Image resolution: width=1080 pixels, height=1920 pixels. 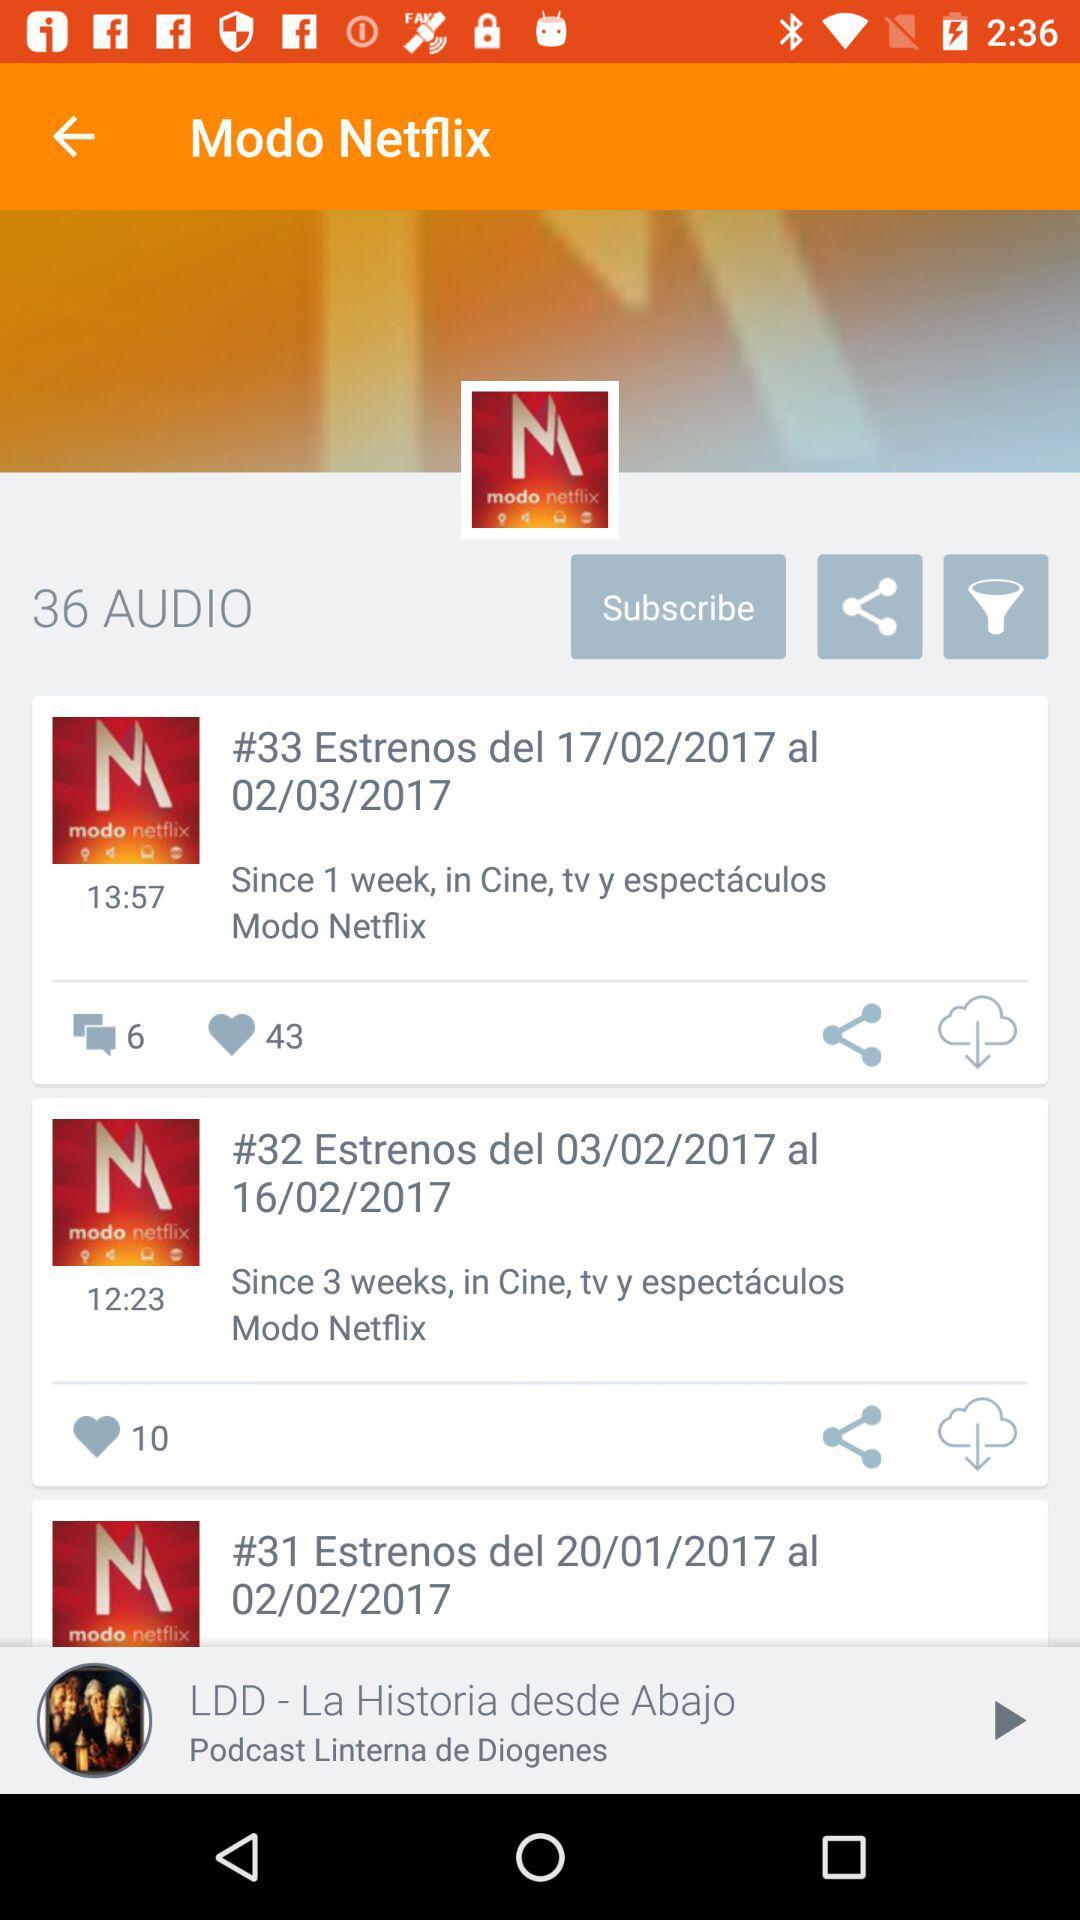 What do you see at coordinates (1006, 1719) in the screenshot?
I see `the icon to the right of the ldd la historia item` at bounding box center [1006, 1719].